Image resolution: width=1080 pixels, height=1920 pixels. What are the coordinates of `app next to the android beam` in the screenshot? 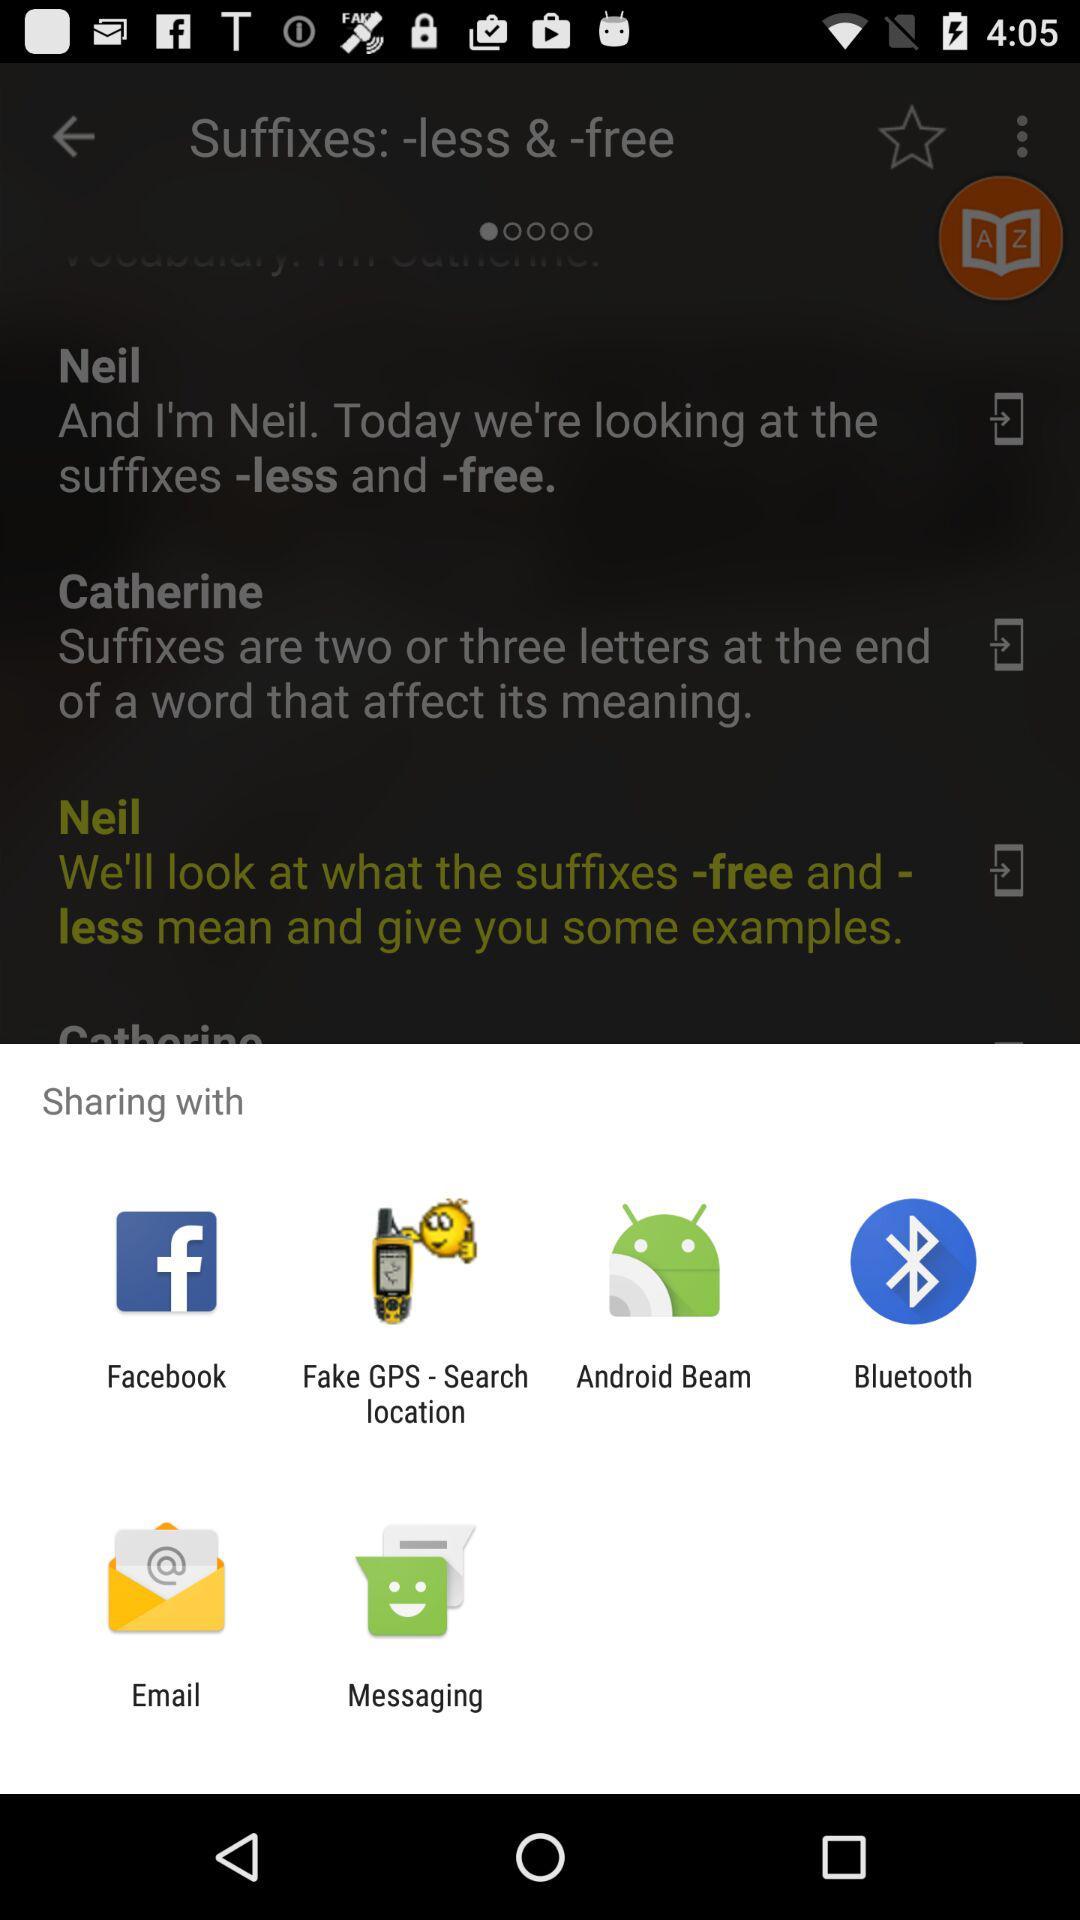 It's located at (913, 1392).